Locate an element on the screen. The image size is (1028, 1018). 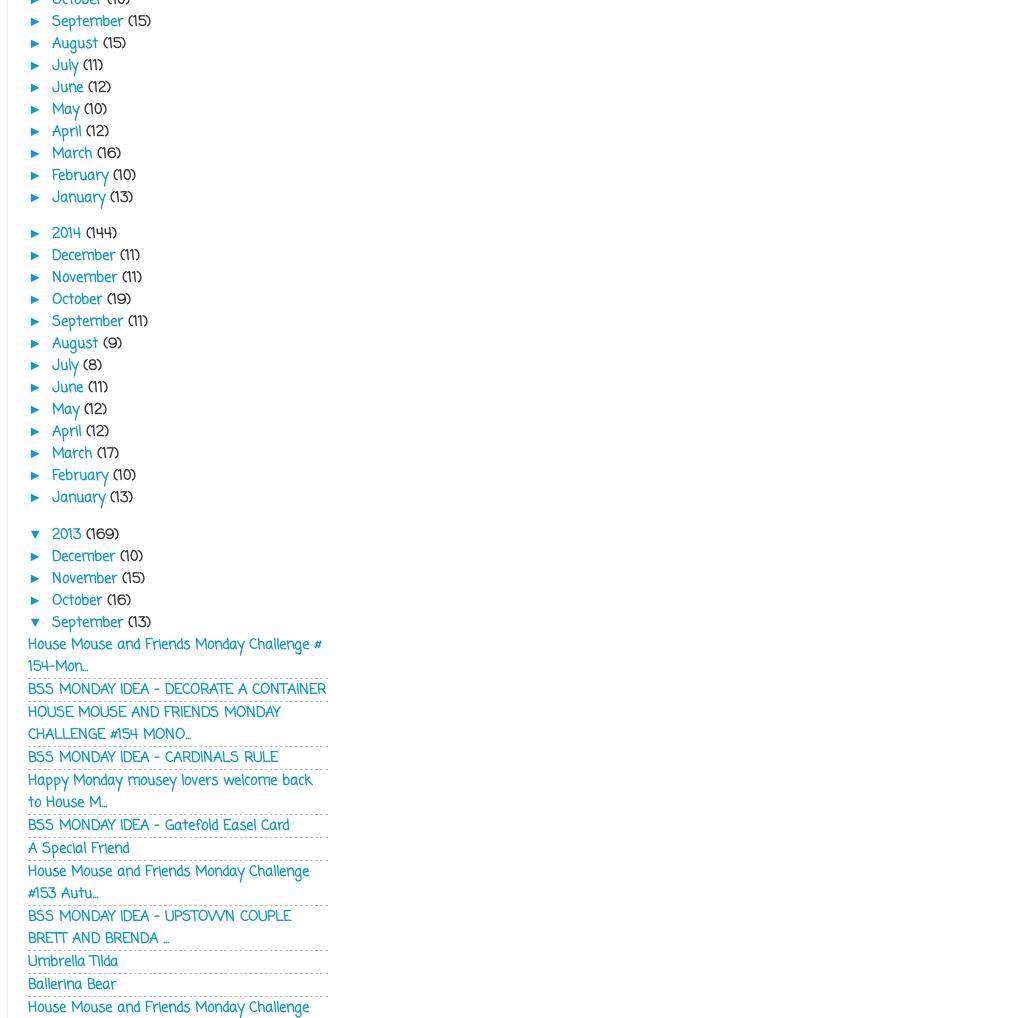
'BSS MONDAY IDEA - CARDINALS RULE' is located at coordinates (152, 755).